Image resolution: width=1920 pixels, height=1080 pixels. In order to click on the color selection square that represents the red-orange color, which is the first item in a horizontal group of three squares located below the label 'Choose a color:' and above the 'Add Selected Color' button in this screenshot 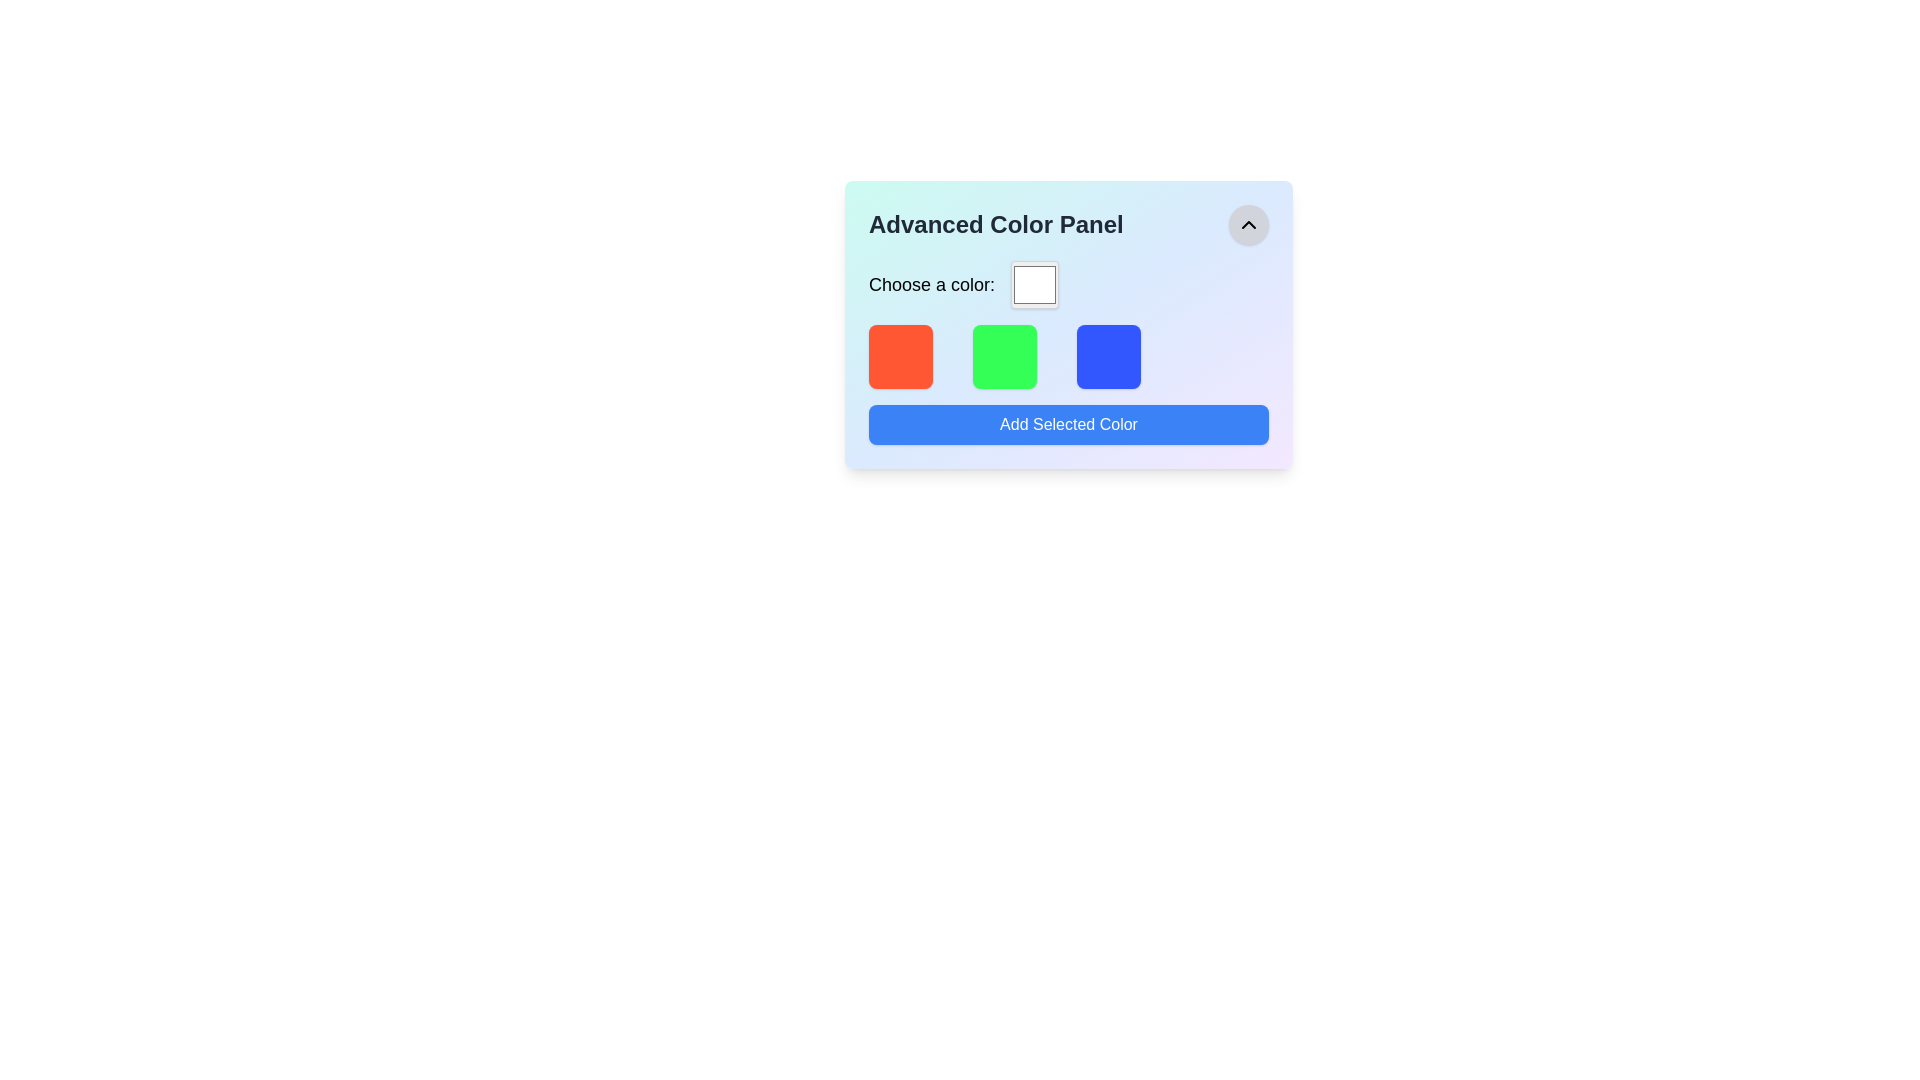, I will do `click(900, 356)`.